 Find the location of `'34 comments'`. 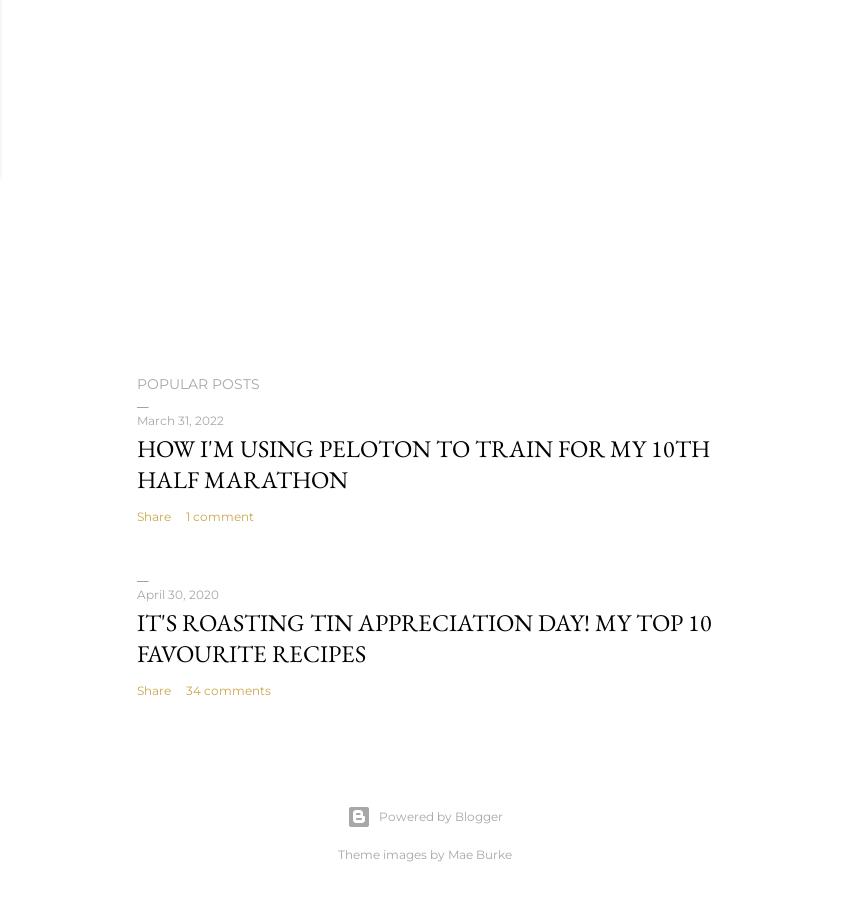

'34 comments' is located at coordinates (228, 689).